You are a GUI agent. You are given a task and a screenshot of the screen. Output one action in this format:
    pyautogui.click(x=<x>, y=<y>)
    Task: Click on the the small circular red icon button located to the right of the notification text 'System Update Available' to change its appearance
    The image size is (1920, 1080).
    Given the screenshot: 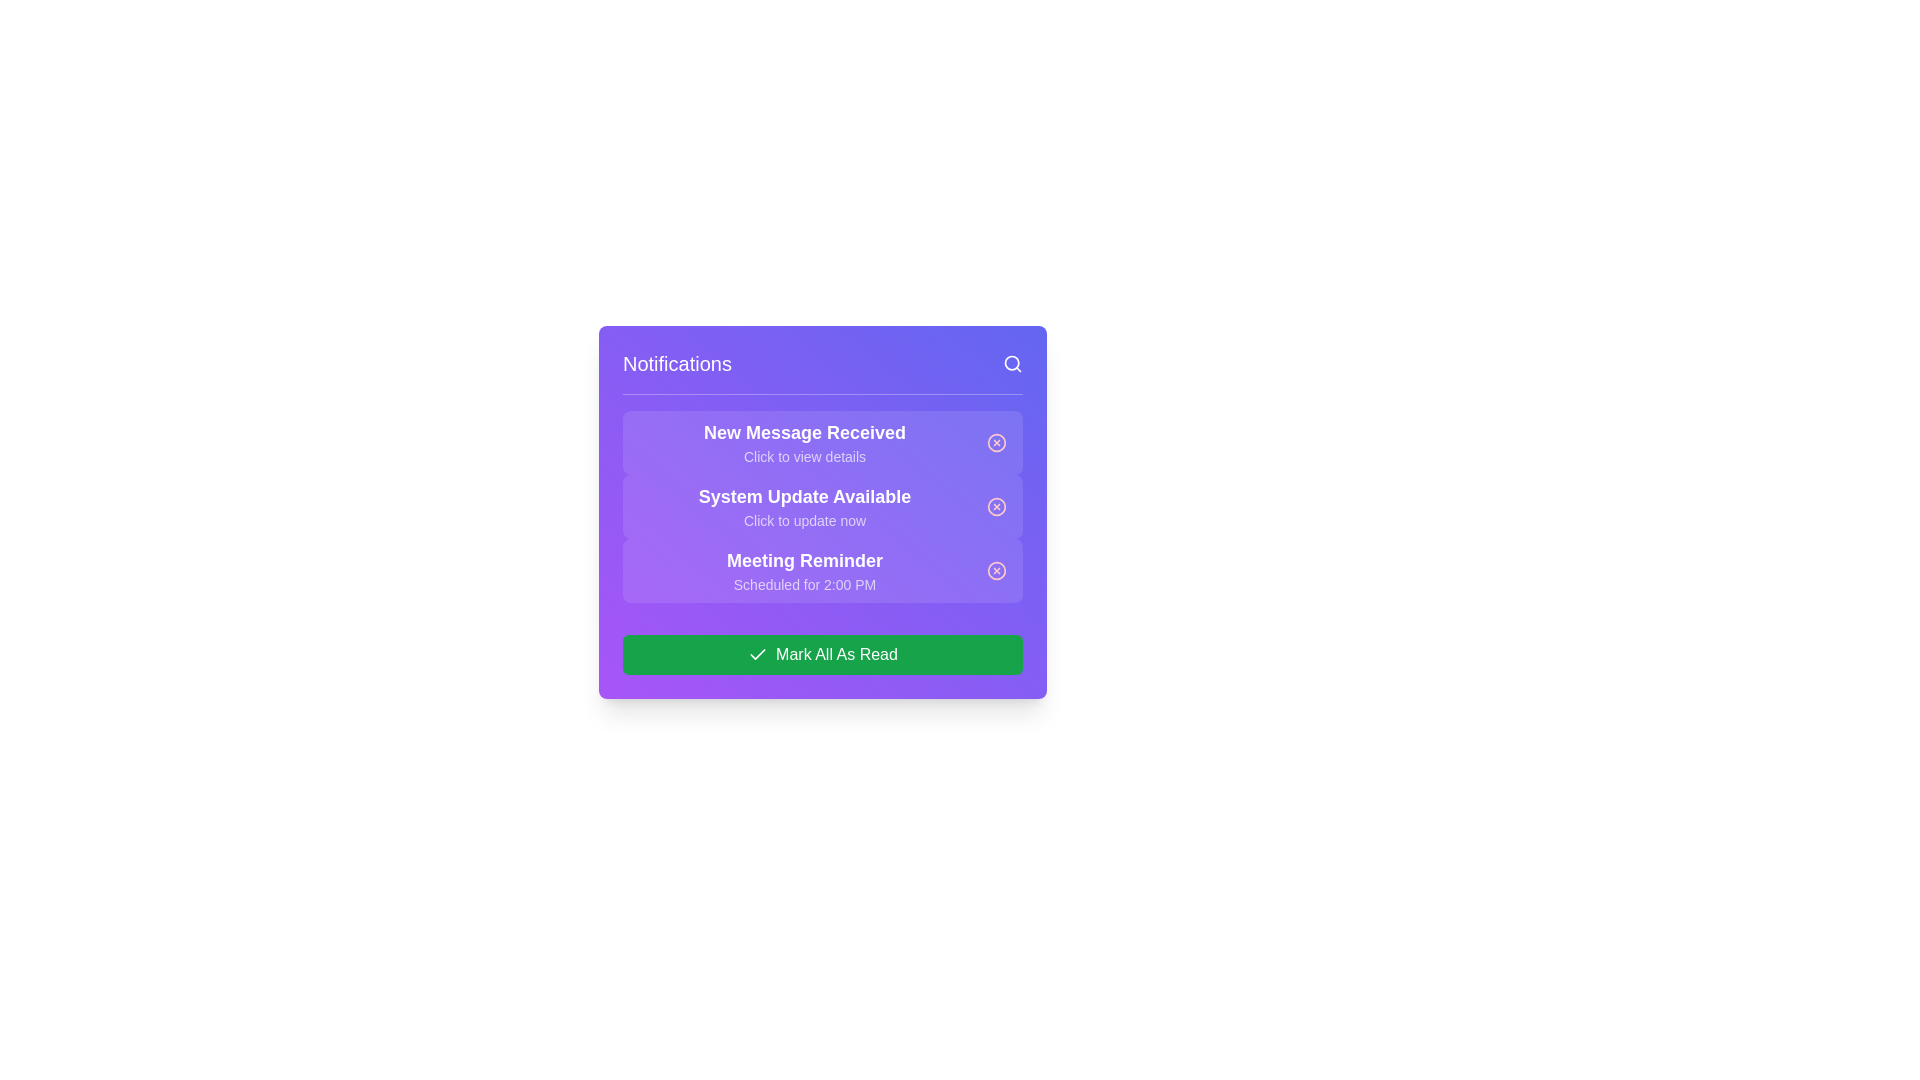 What is the action you would take?
    pyautogui.click(x=997, y=505)
    